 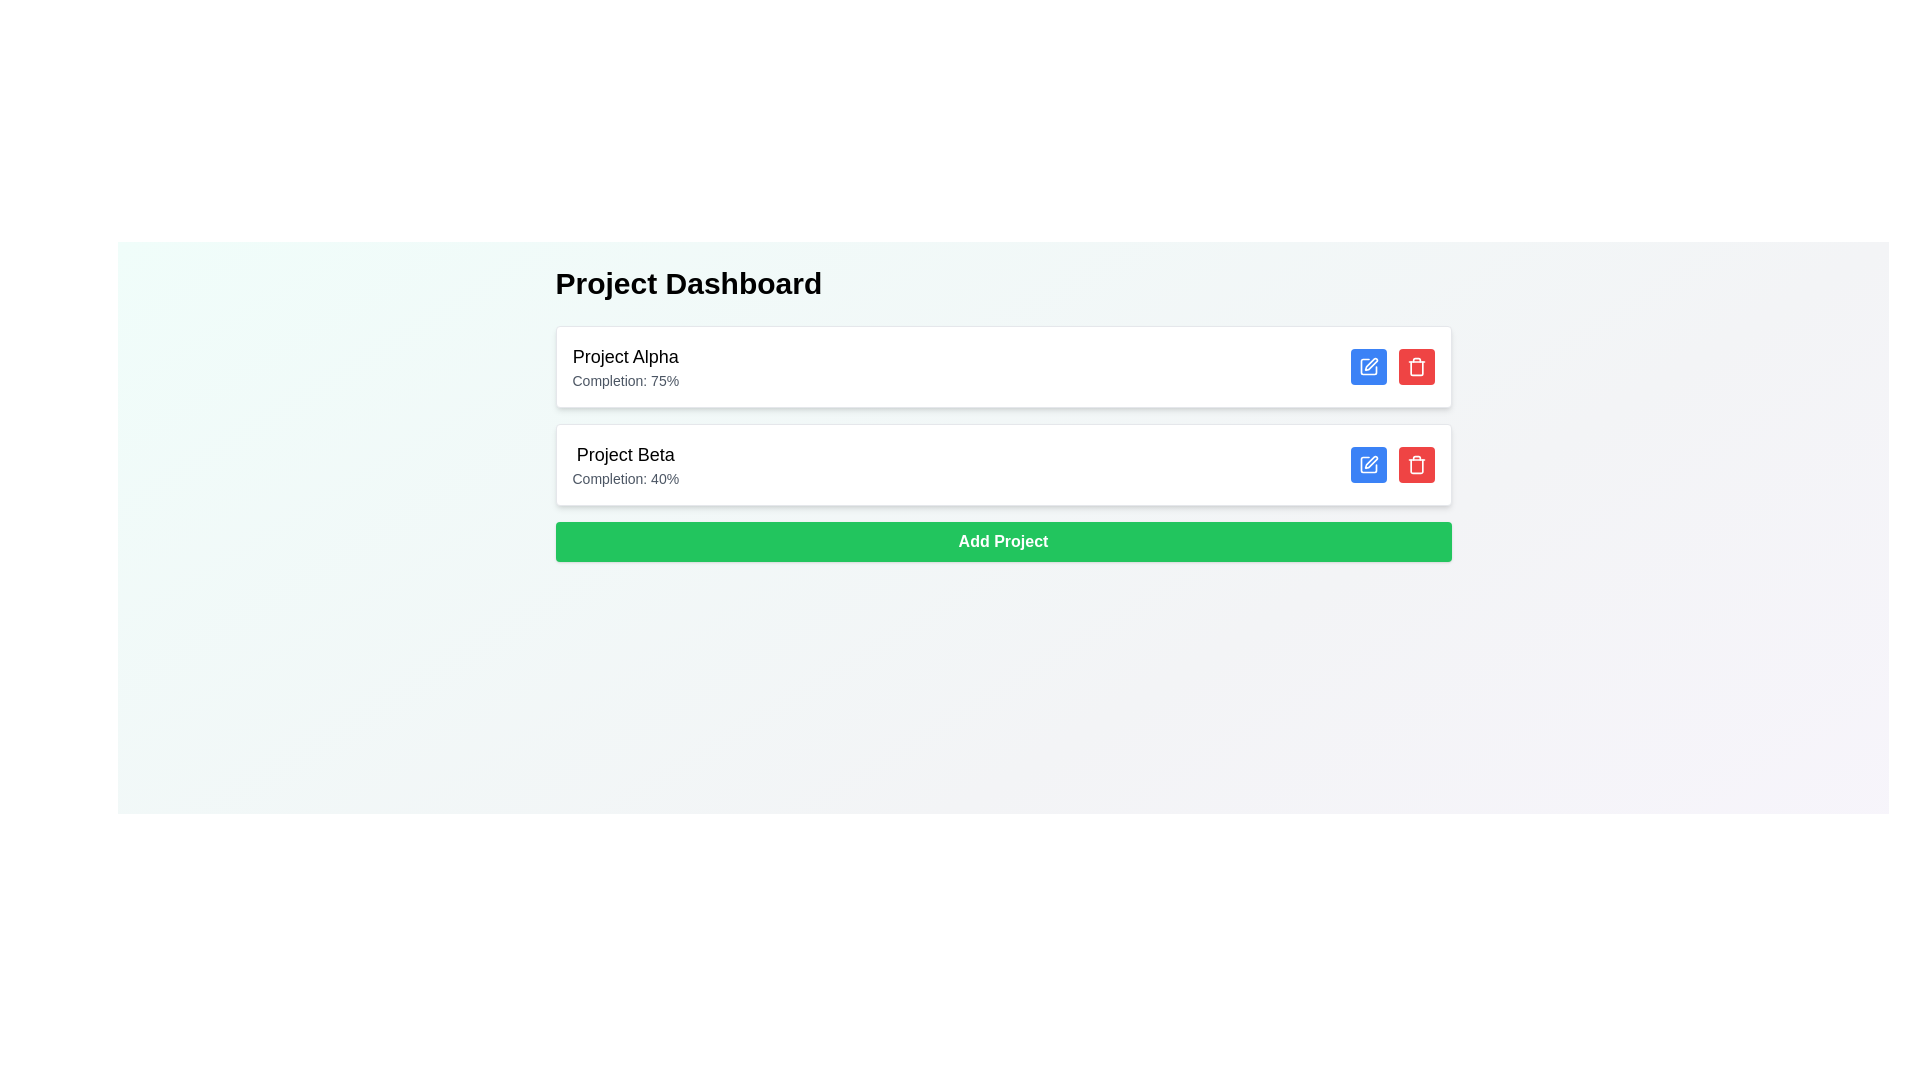 I want to click on the 'Add New Project' button located at the bottom of the project list, below the last project item ('Project Beta'), so click(x=1003, y=542).